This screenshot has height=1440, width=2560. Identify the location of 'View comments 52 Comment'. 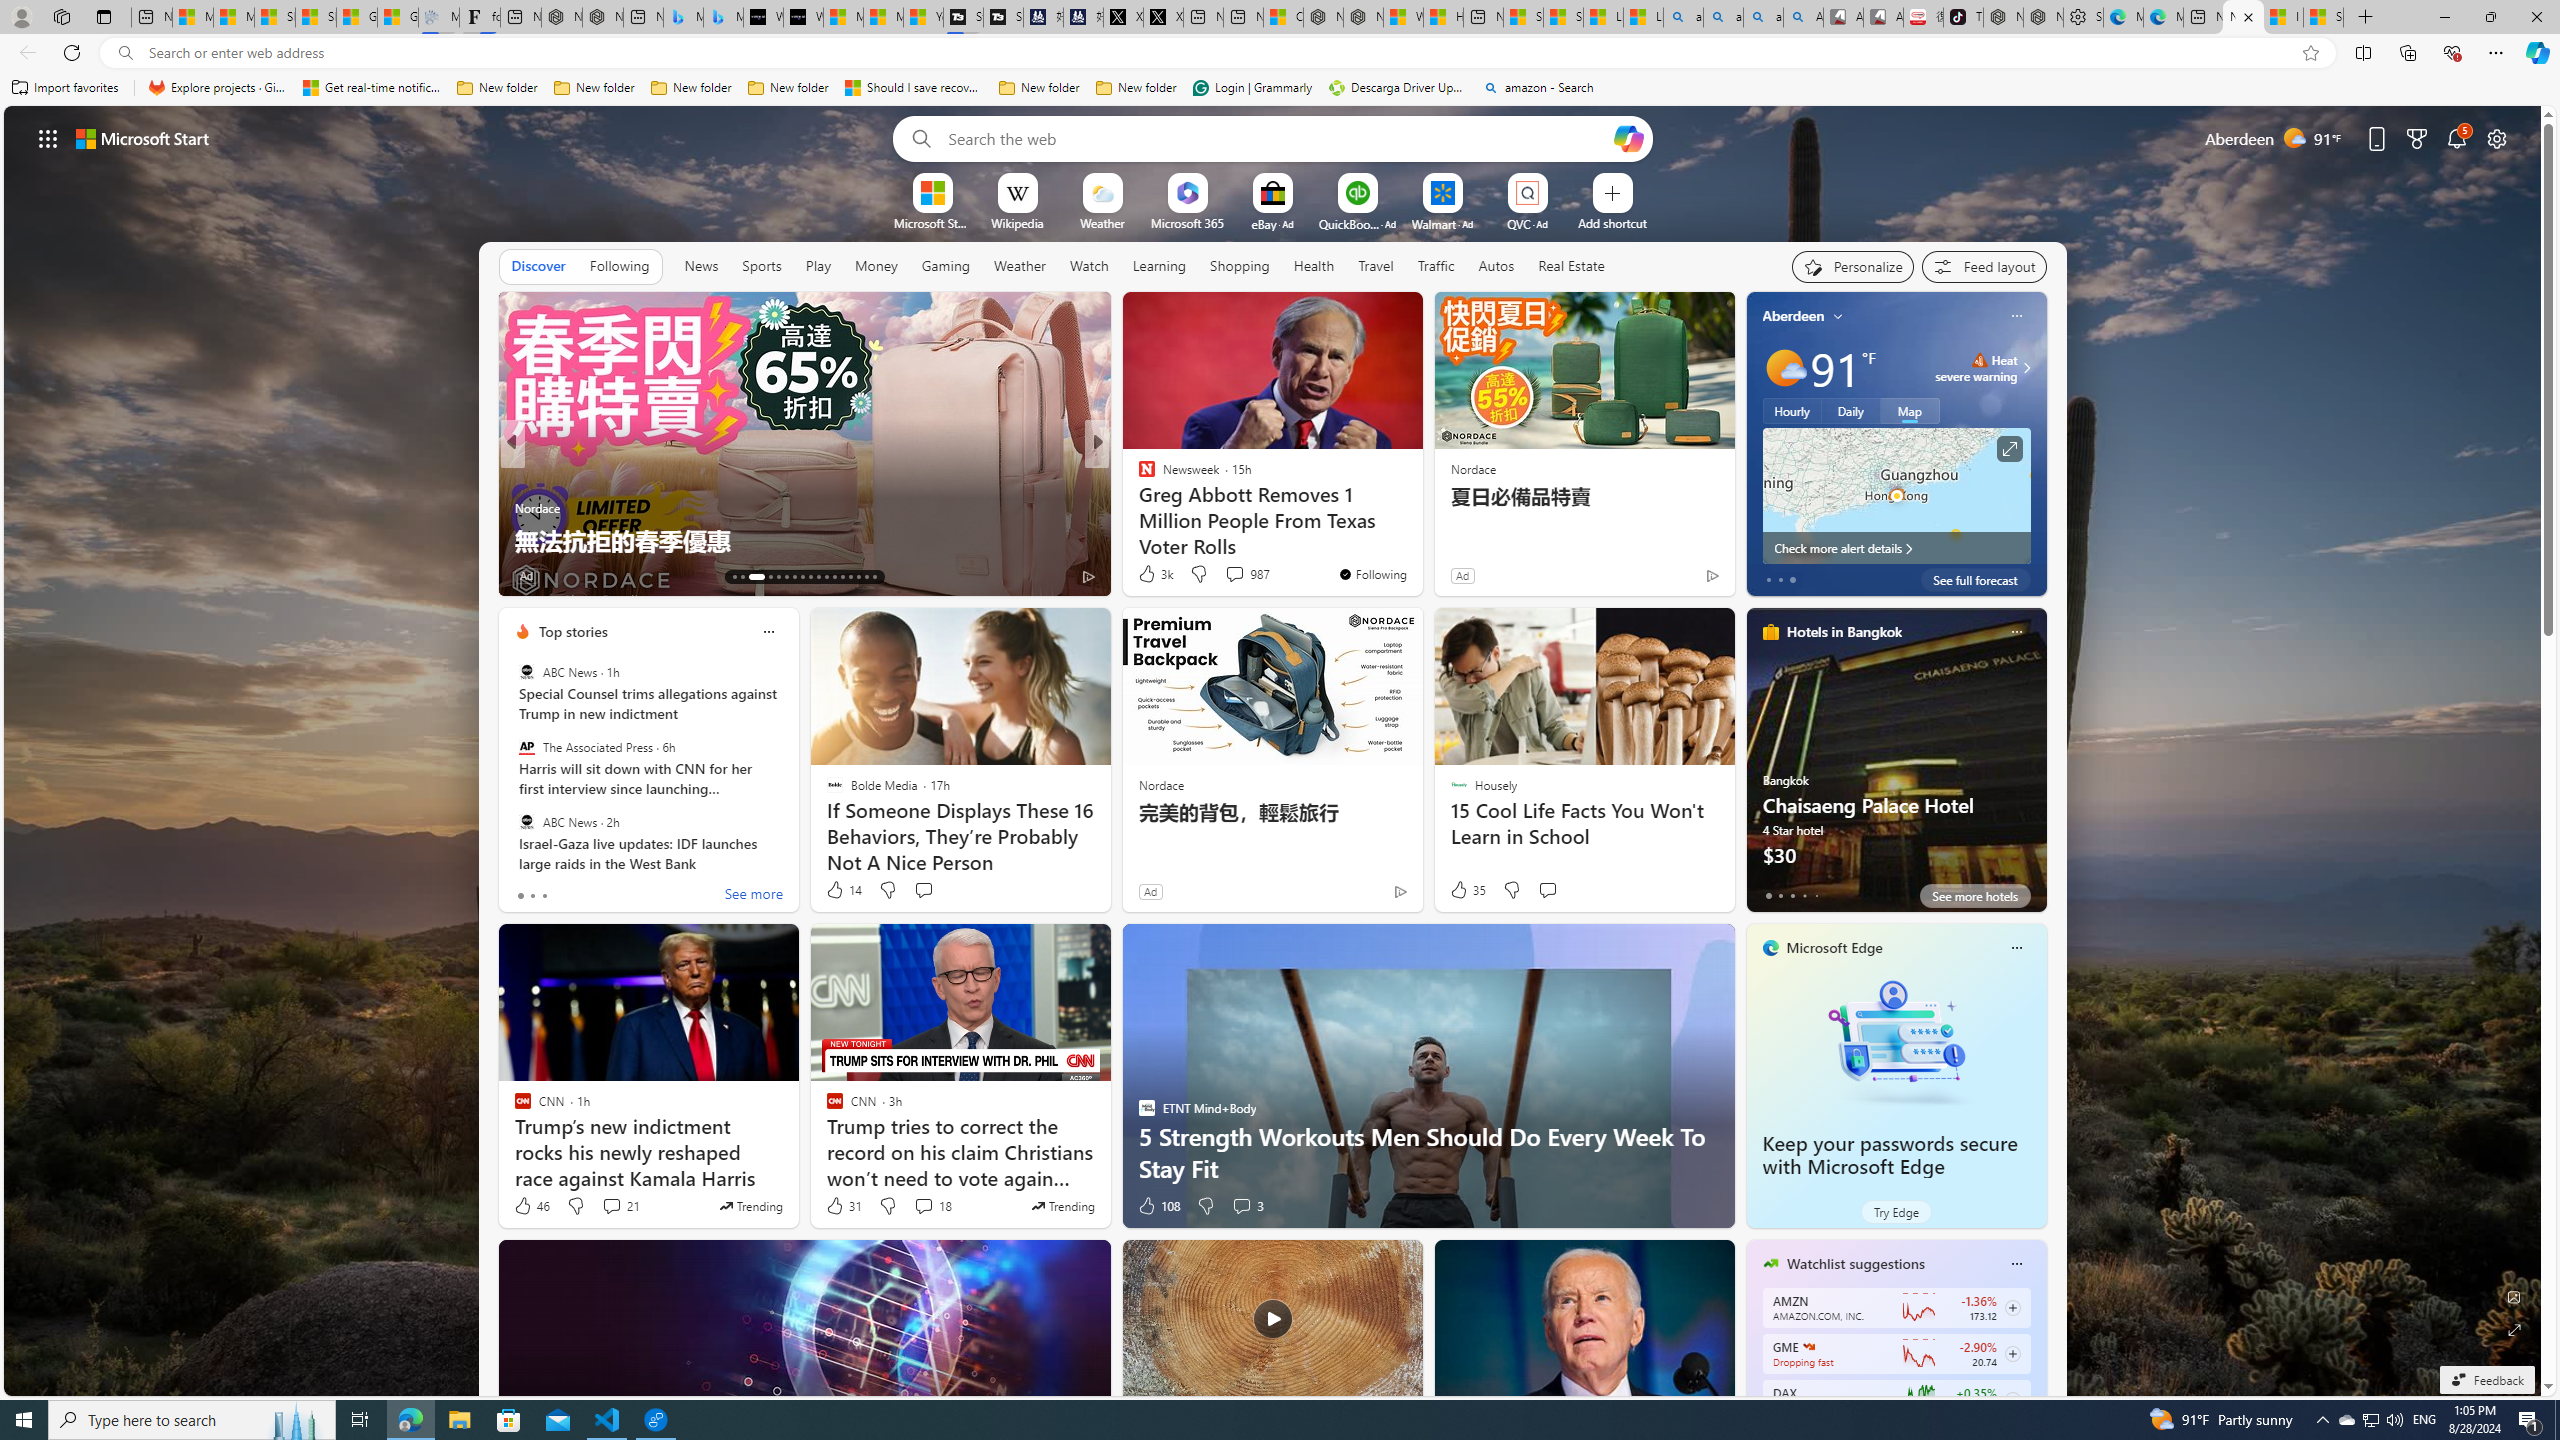
(1239, 575).